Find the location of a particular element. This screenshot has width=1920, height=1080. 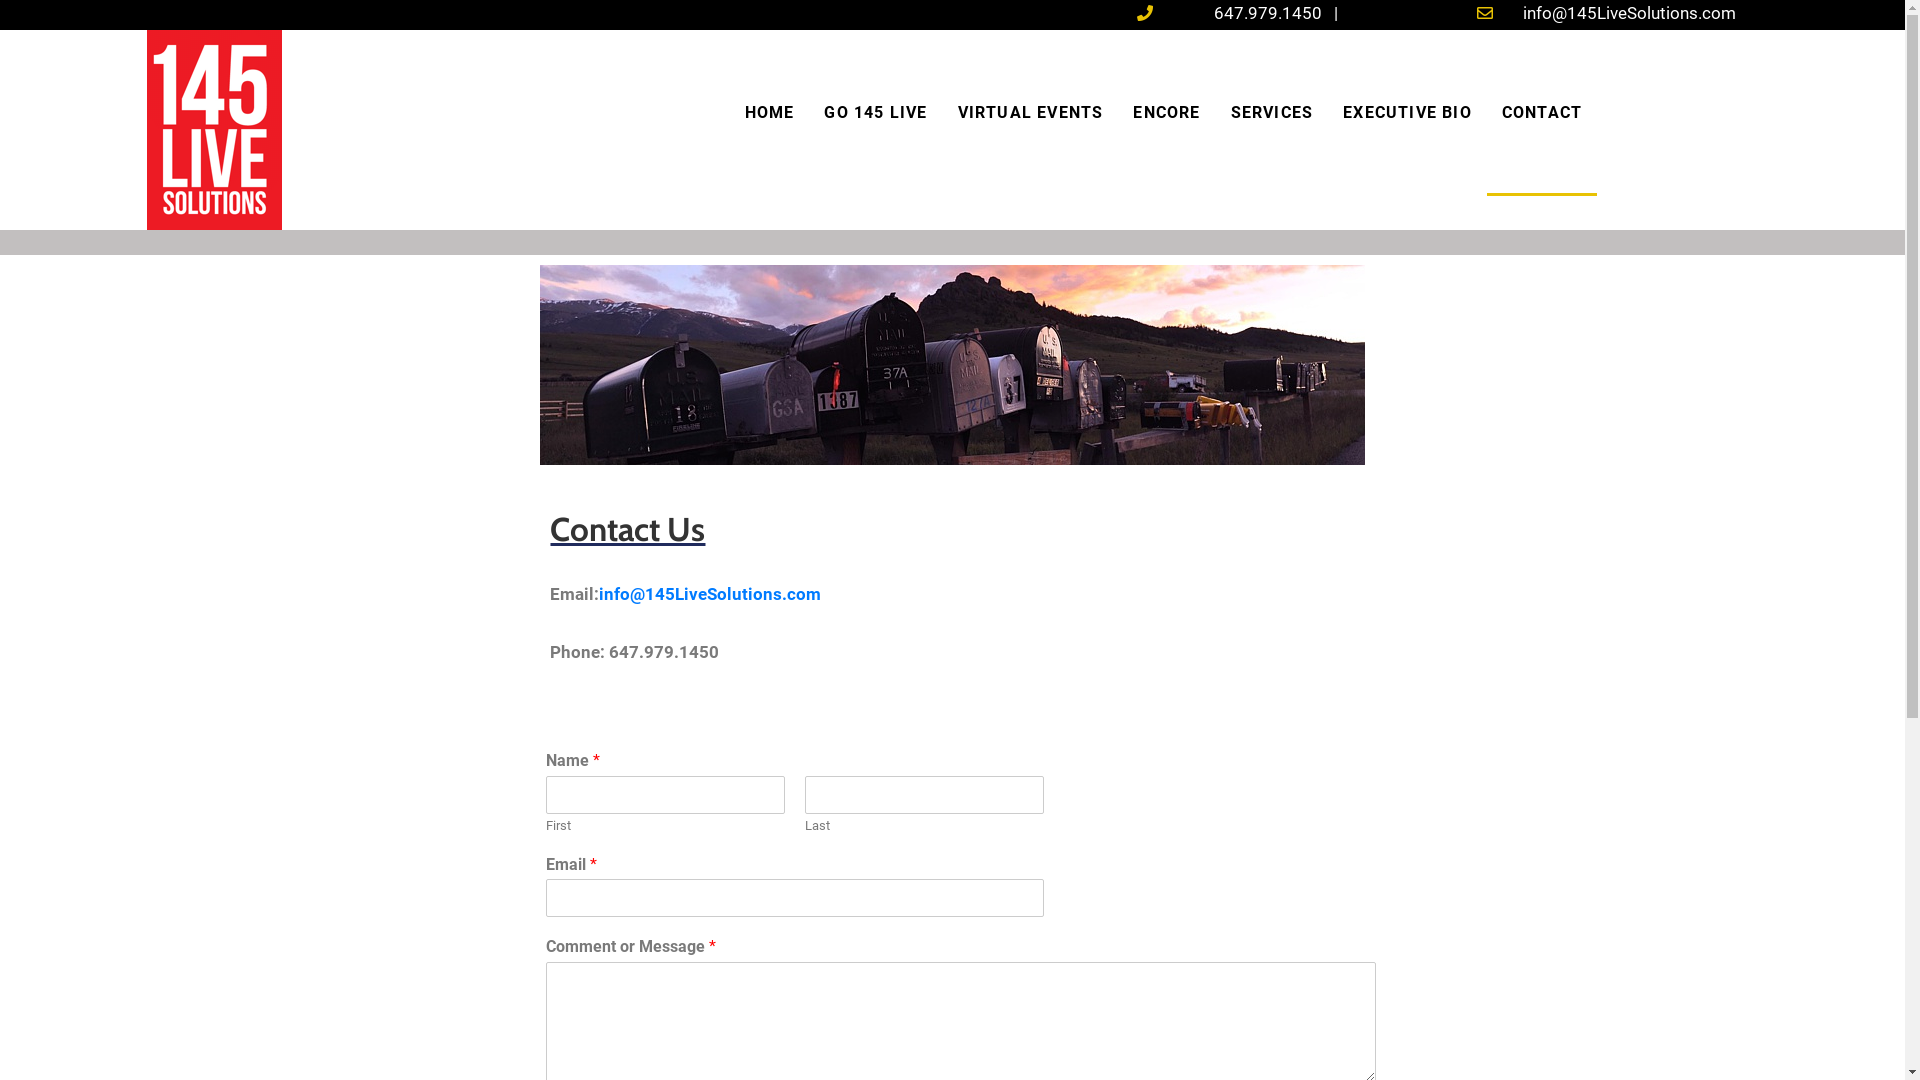

'647.979.1450' is located at coordinates (1266, 12).